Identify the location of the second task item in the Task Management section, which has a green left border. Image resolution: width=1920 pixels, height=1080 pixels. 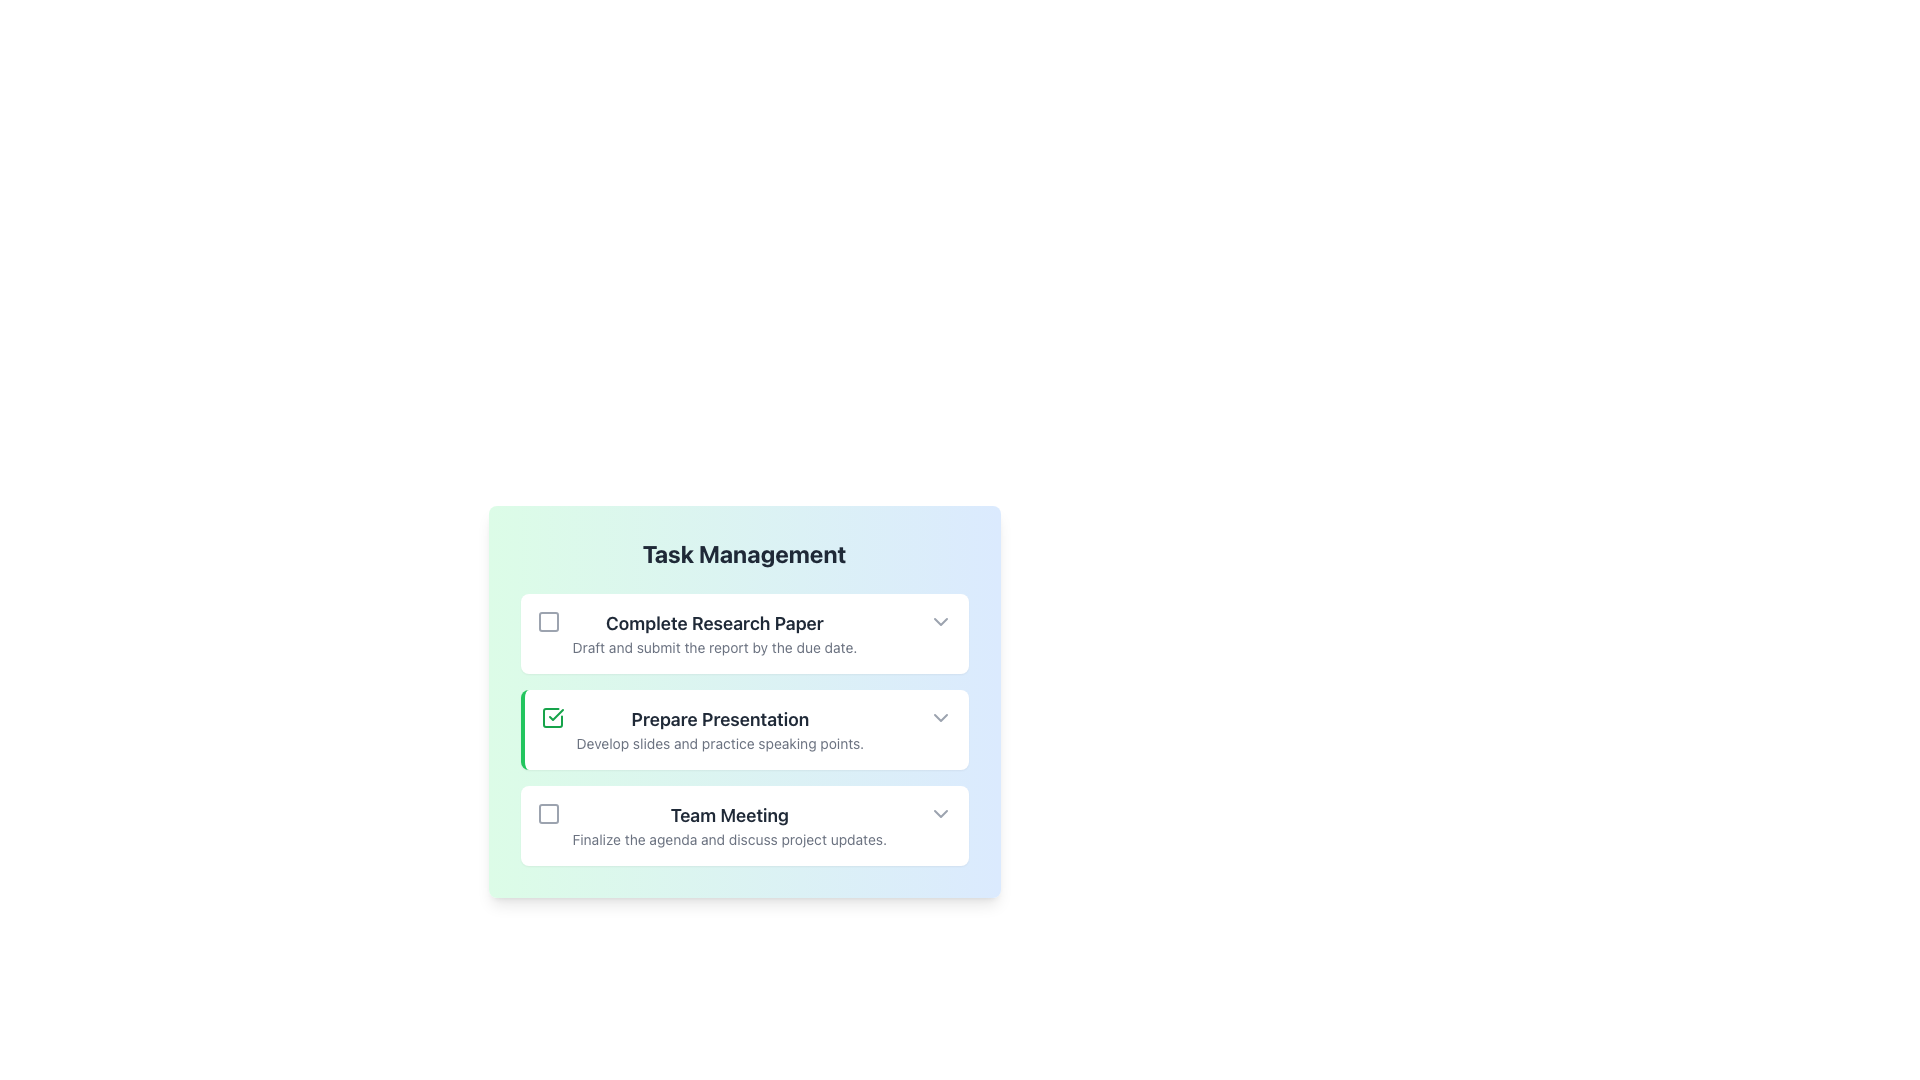
(743, 701).